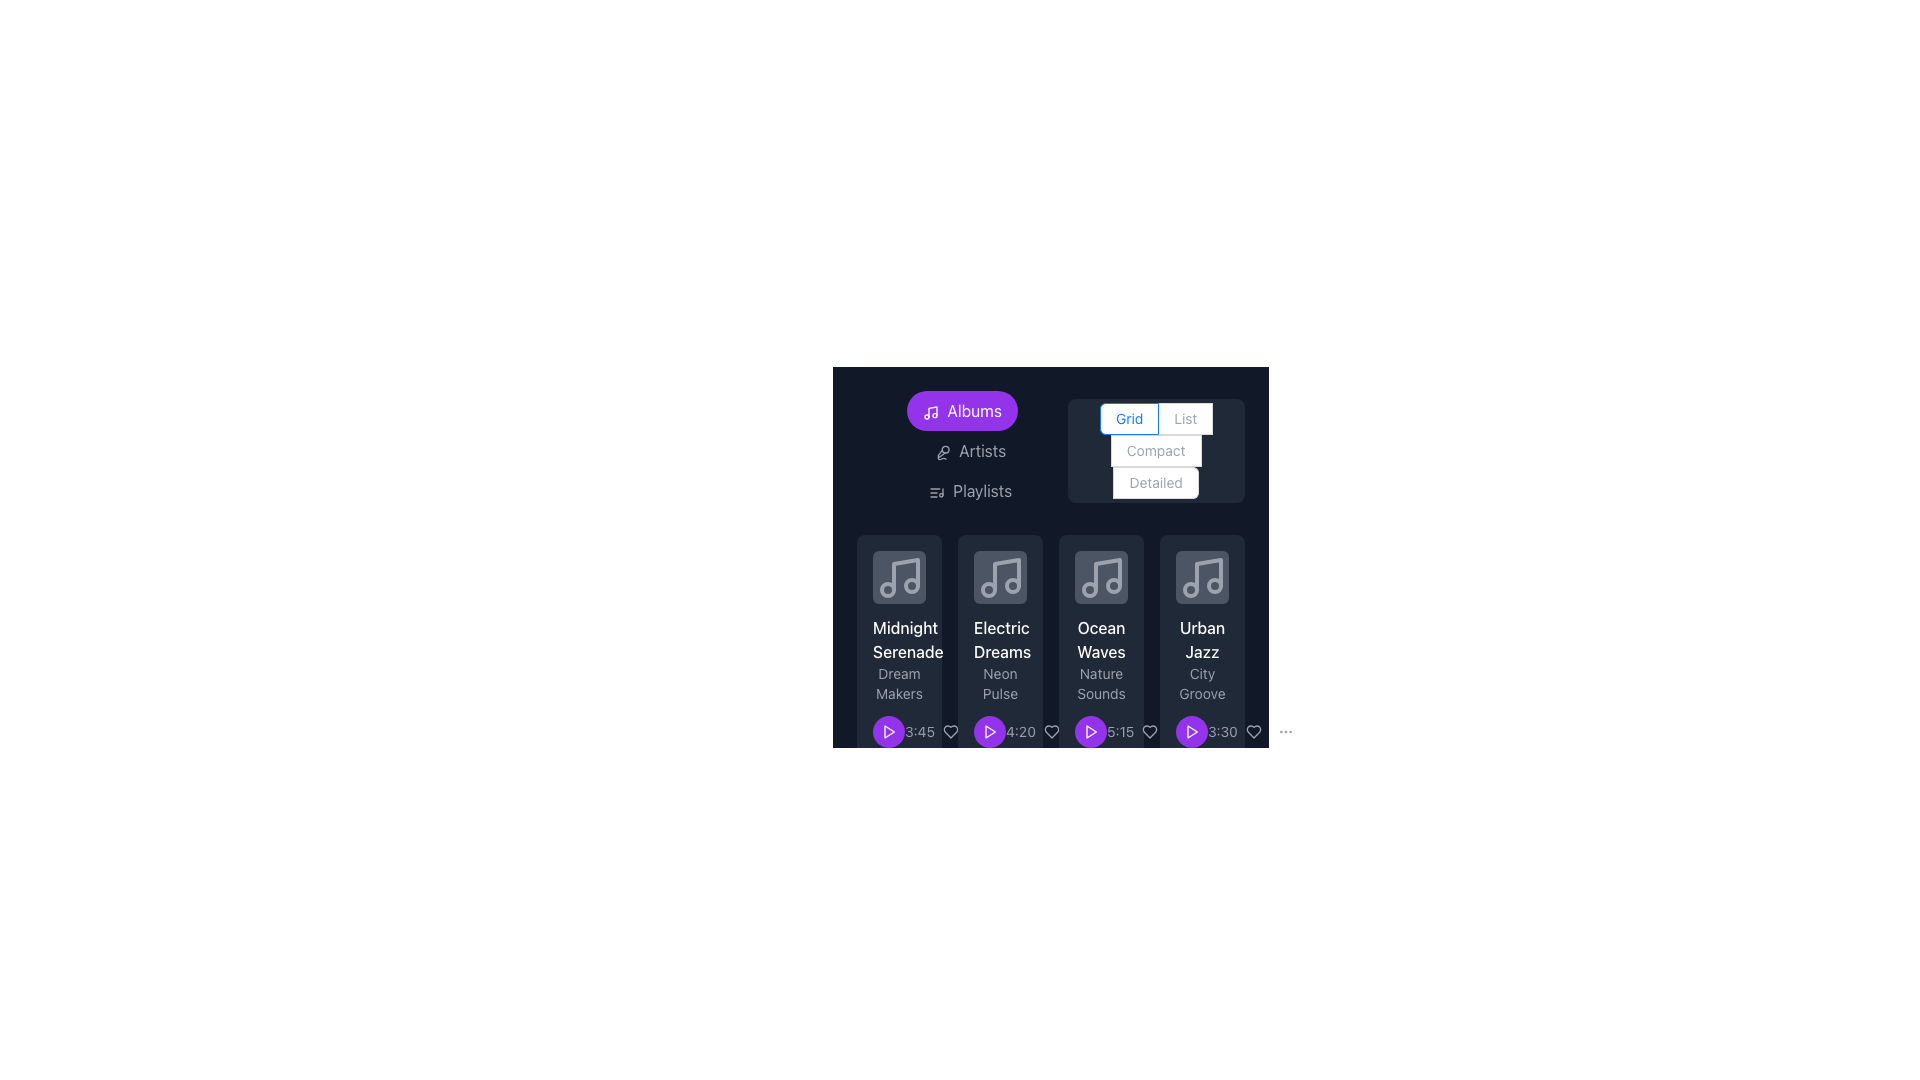 Image resolution: width=1920 pixels, height=1080 pixels. Describe the element at coordinates (1129, 418) in the screenshot. I see `the highlighted 'Grid' radio button` at that location.